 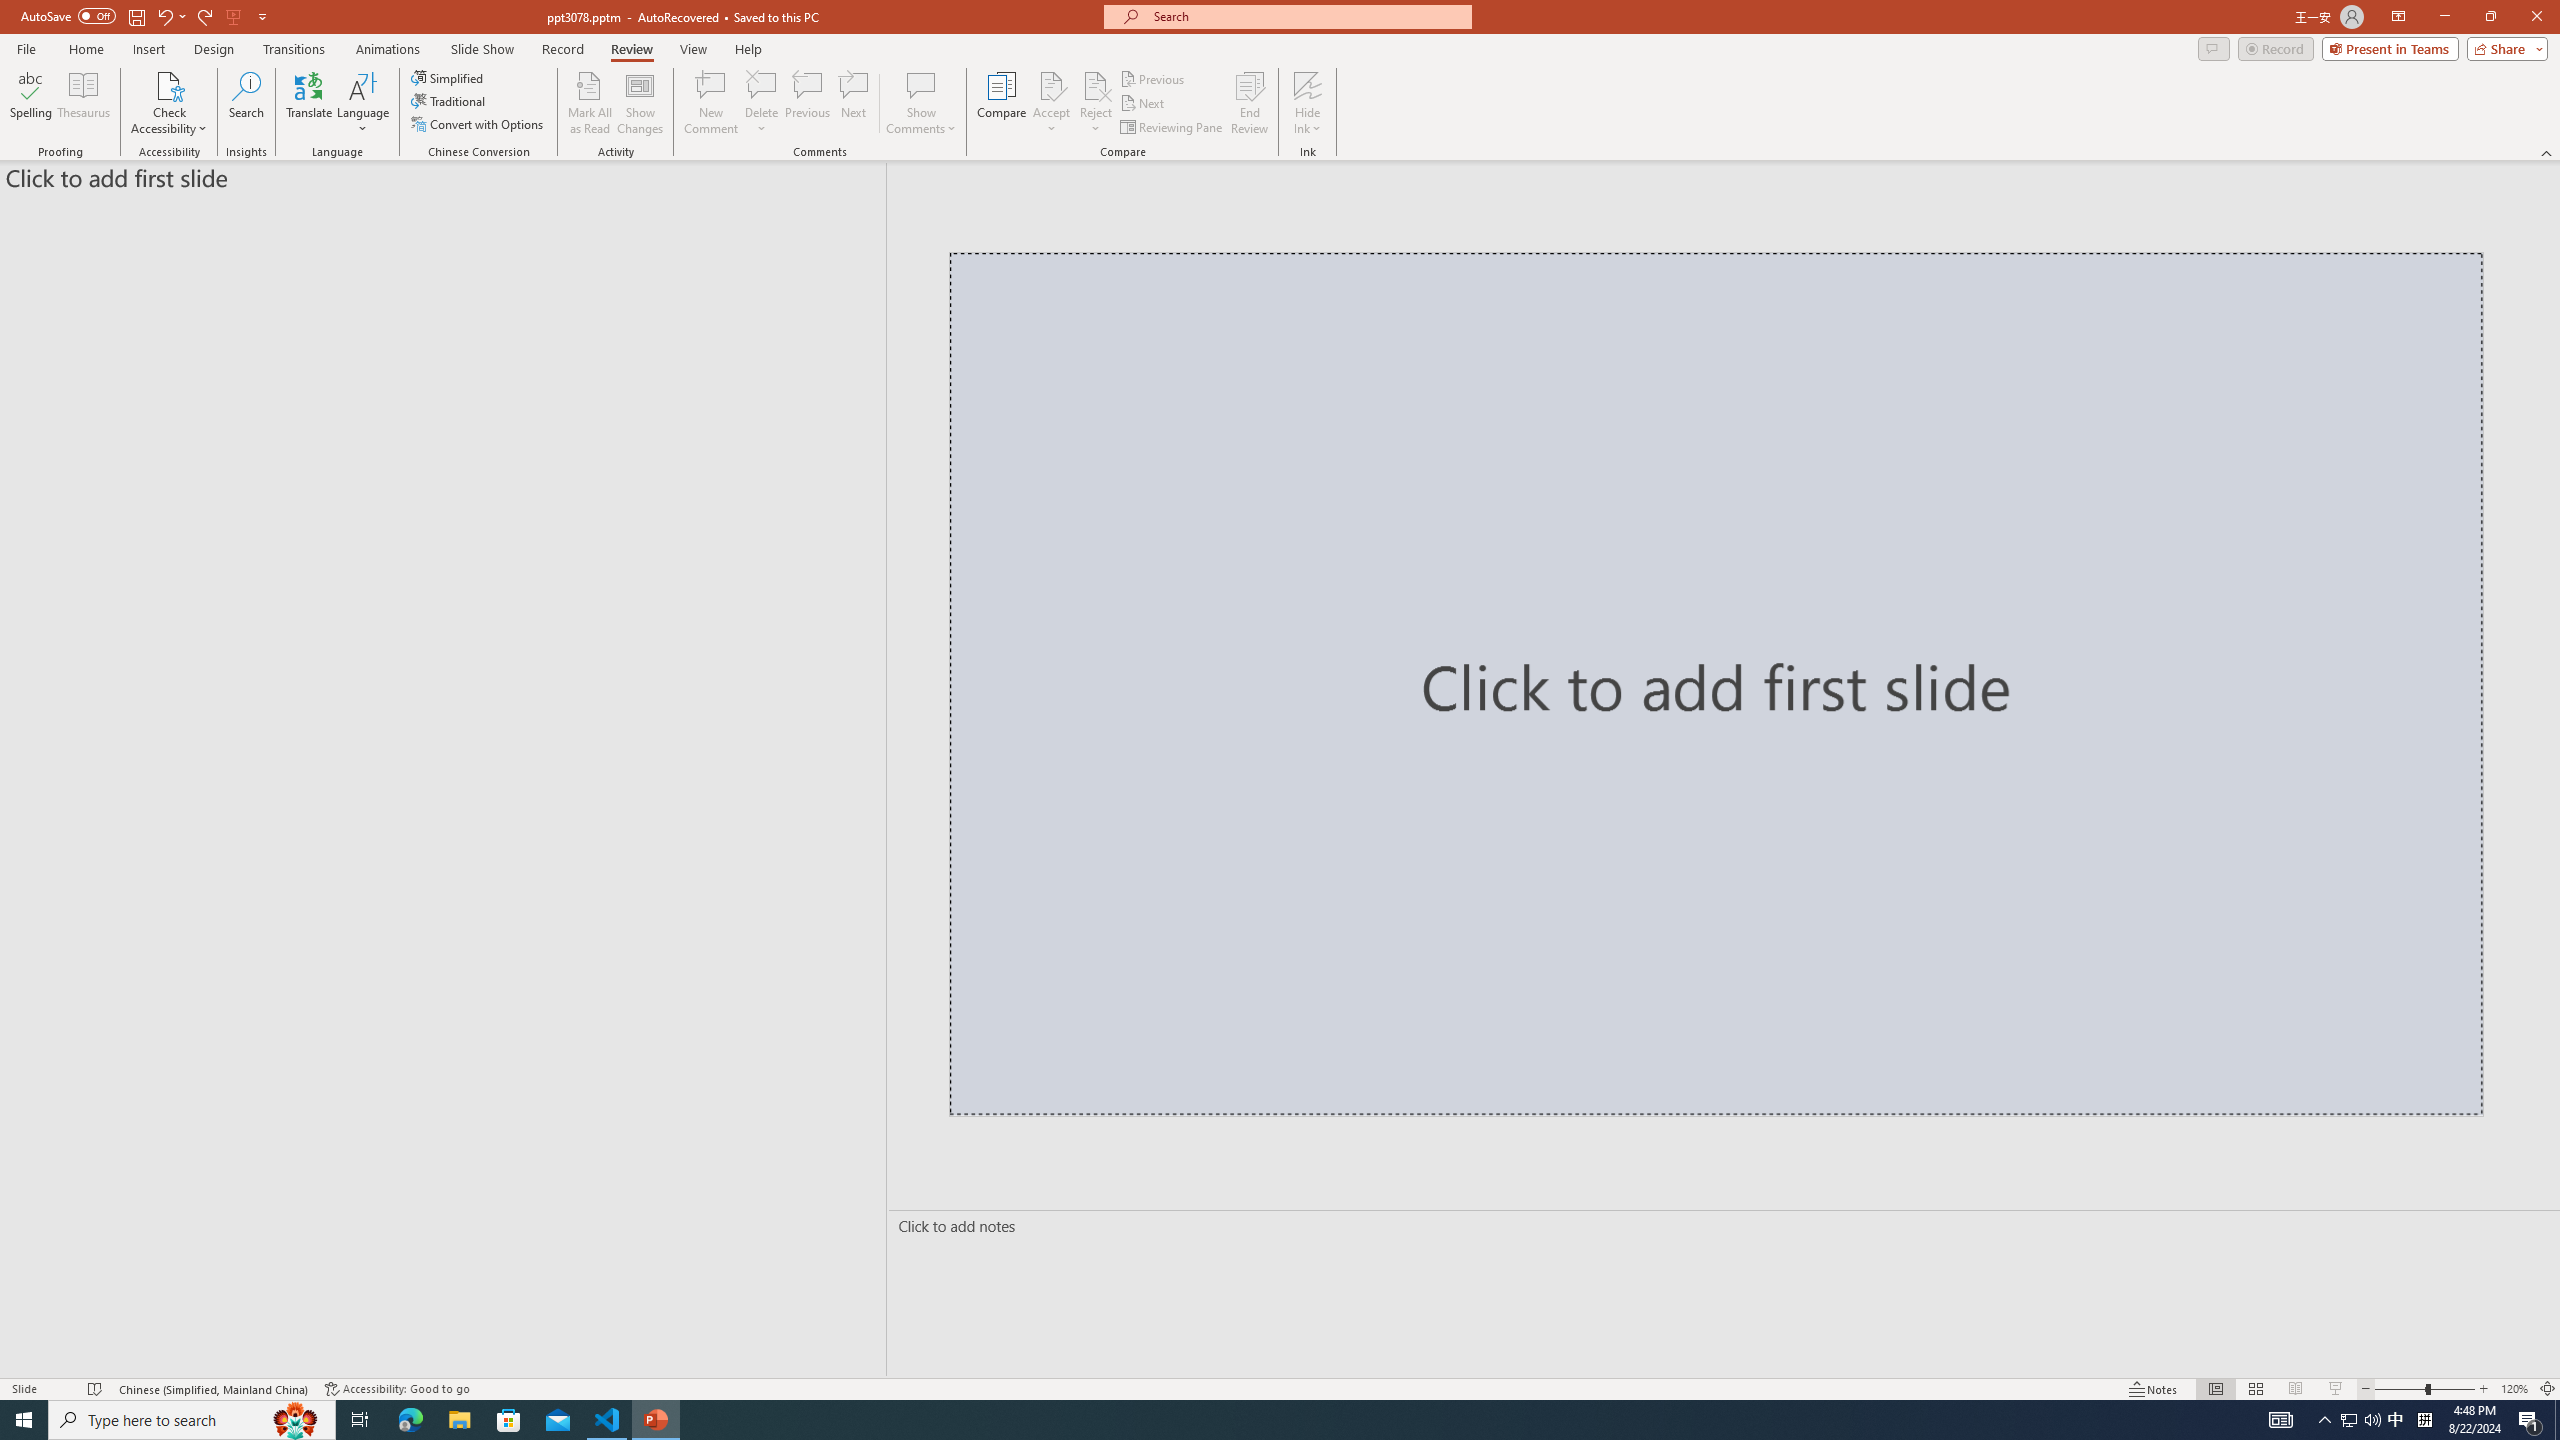 I want to click on 'End Review', so click(x=1248, y=103).